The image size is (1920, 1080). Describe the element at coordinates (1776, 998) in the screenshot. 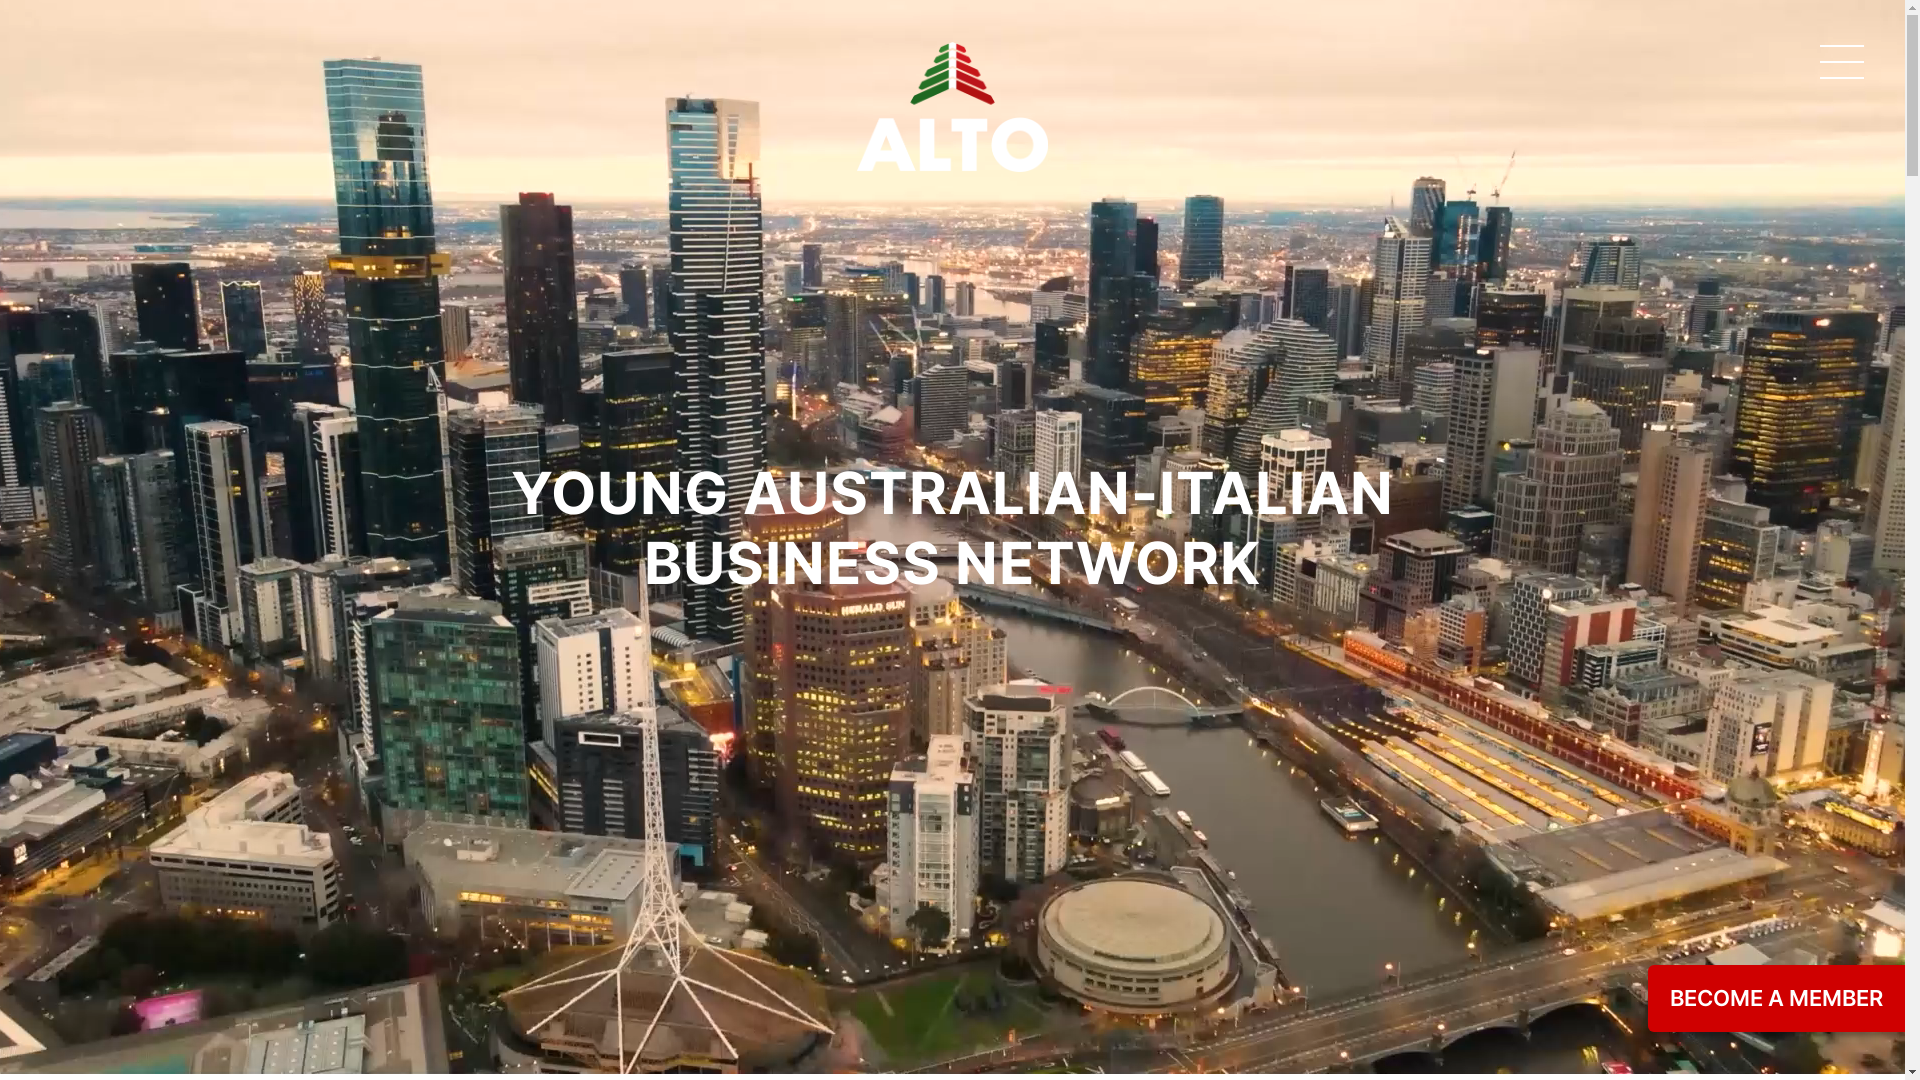

I see `'BECOME A MEMBER'` at that location.